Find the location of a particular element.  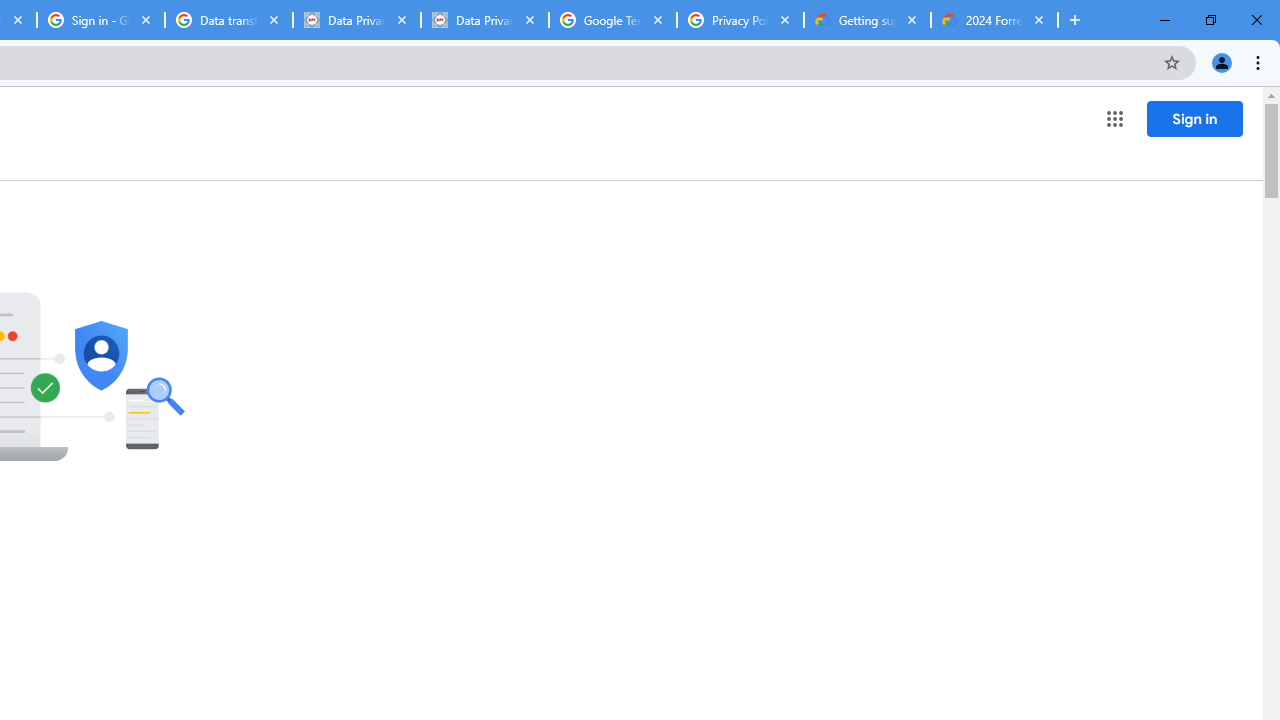

'Sign in' is located at coordinates (1194, 118).